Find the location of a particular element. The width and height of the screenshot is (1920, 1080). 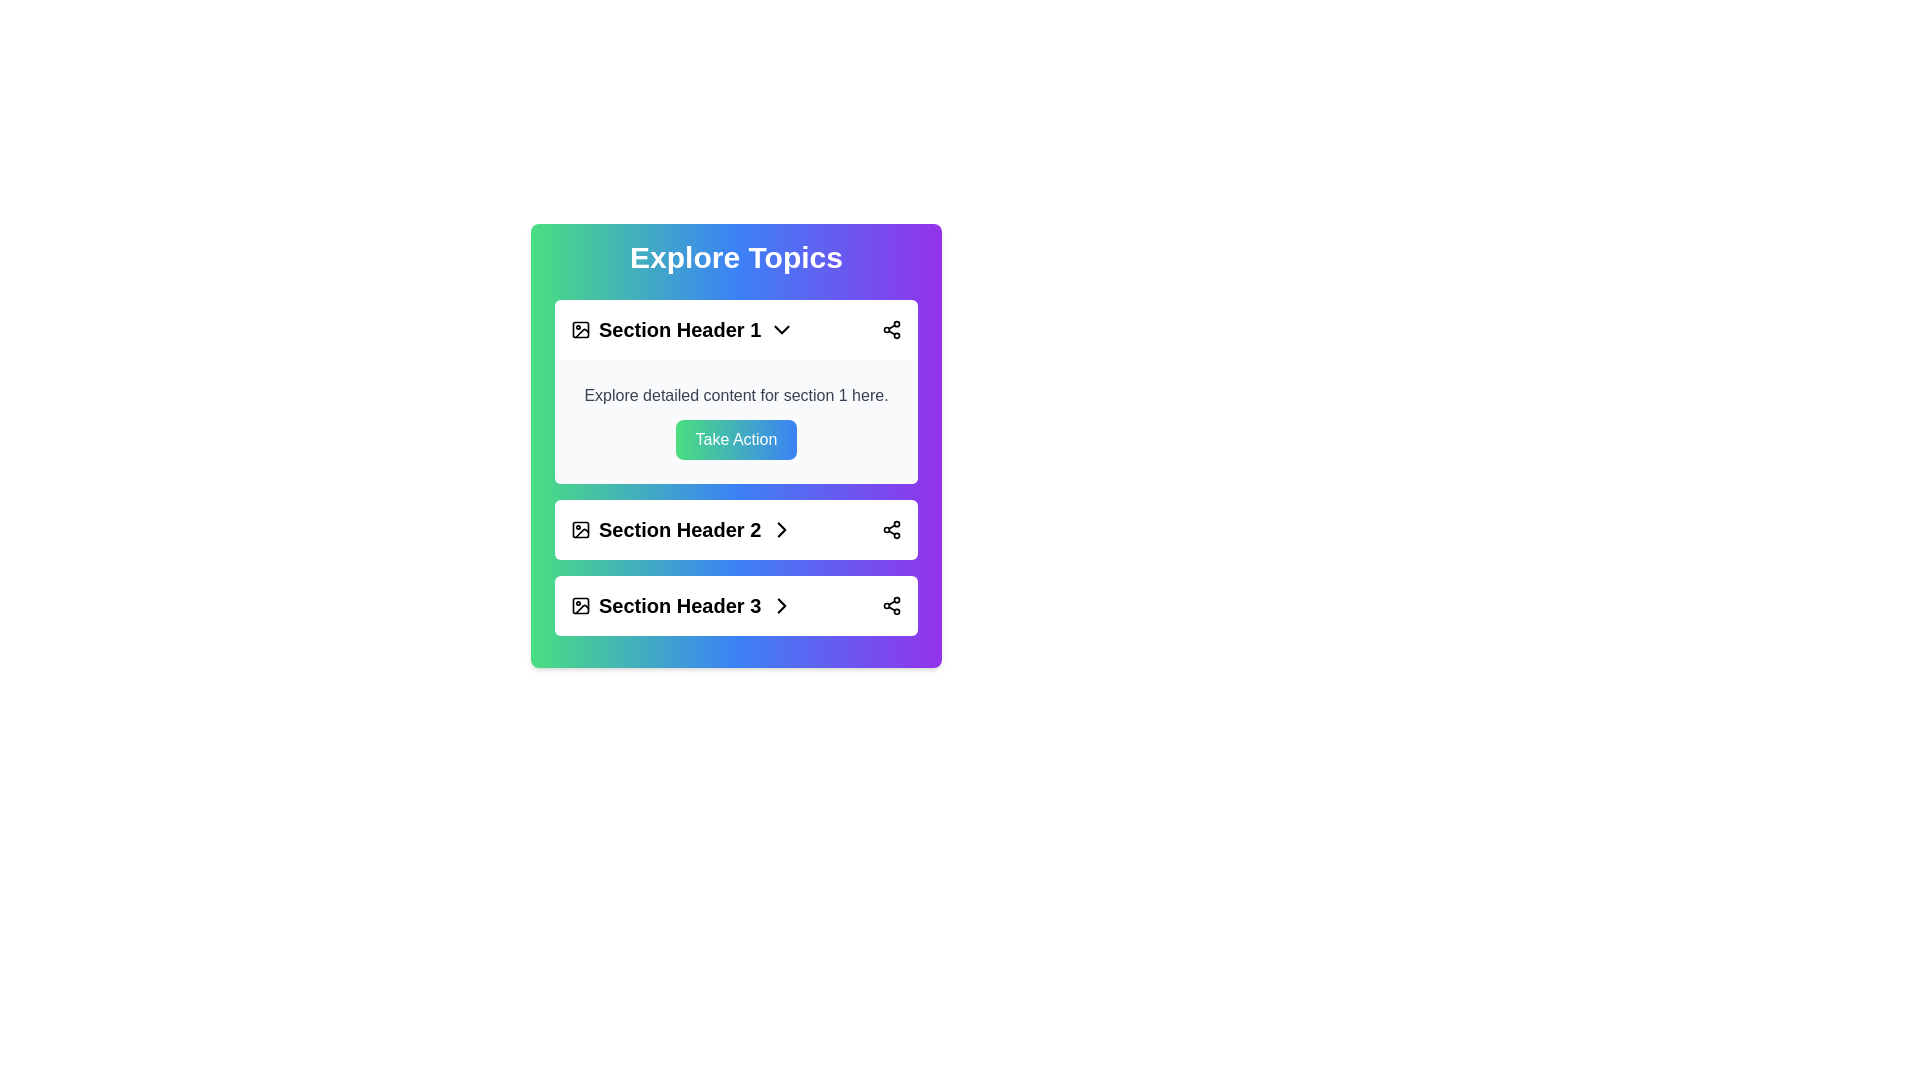

the icon representing image-related functionality in the 'Explore Topics' section, located at the left end of the third row, next to 'Section Header 3' is located at coordinates (579, 604).